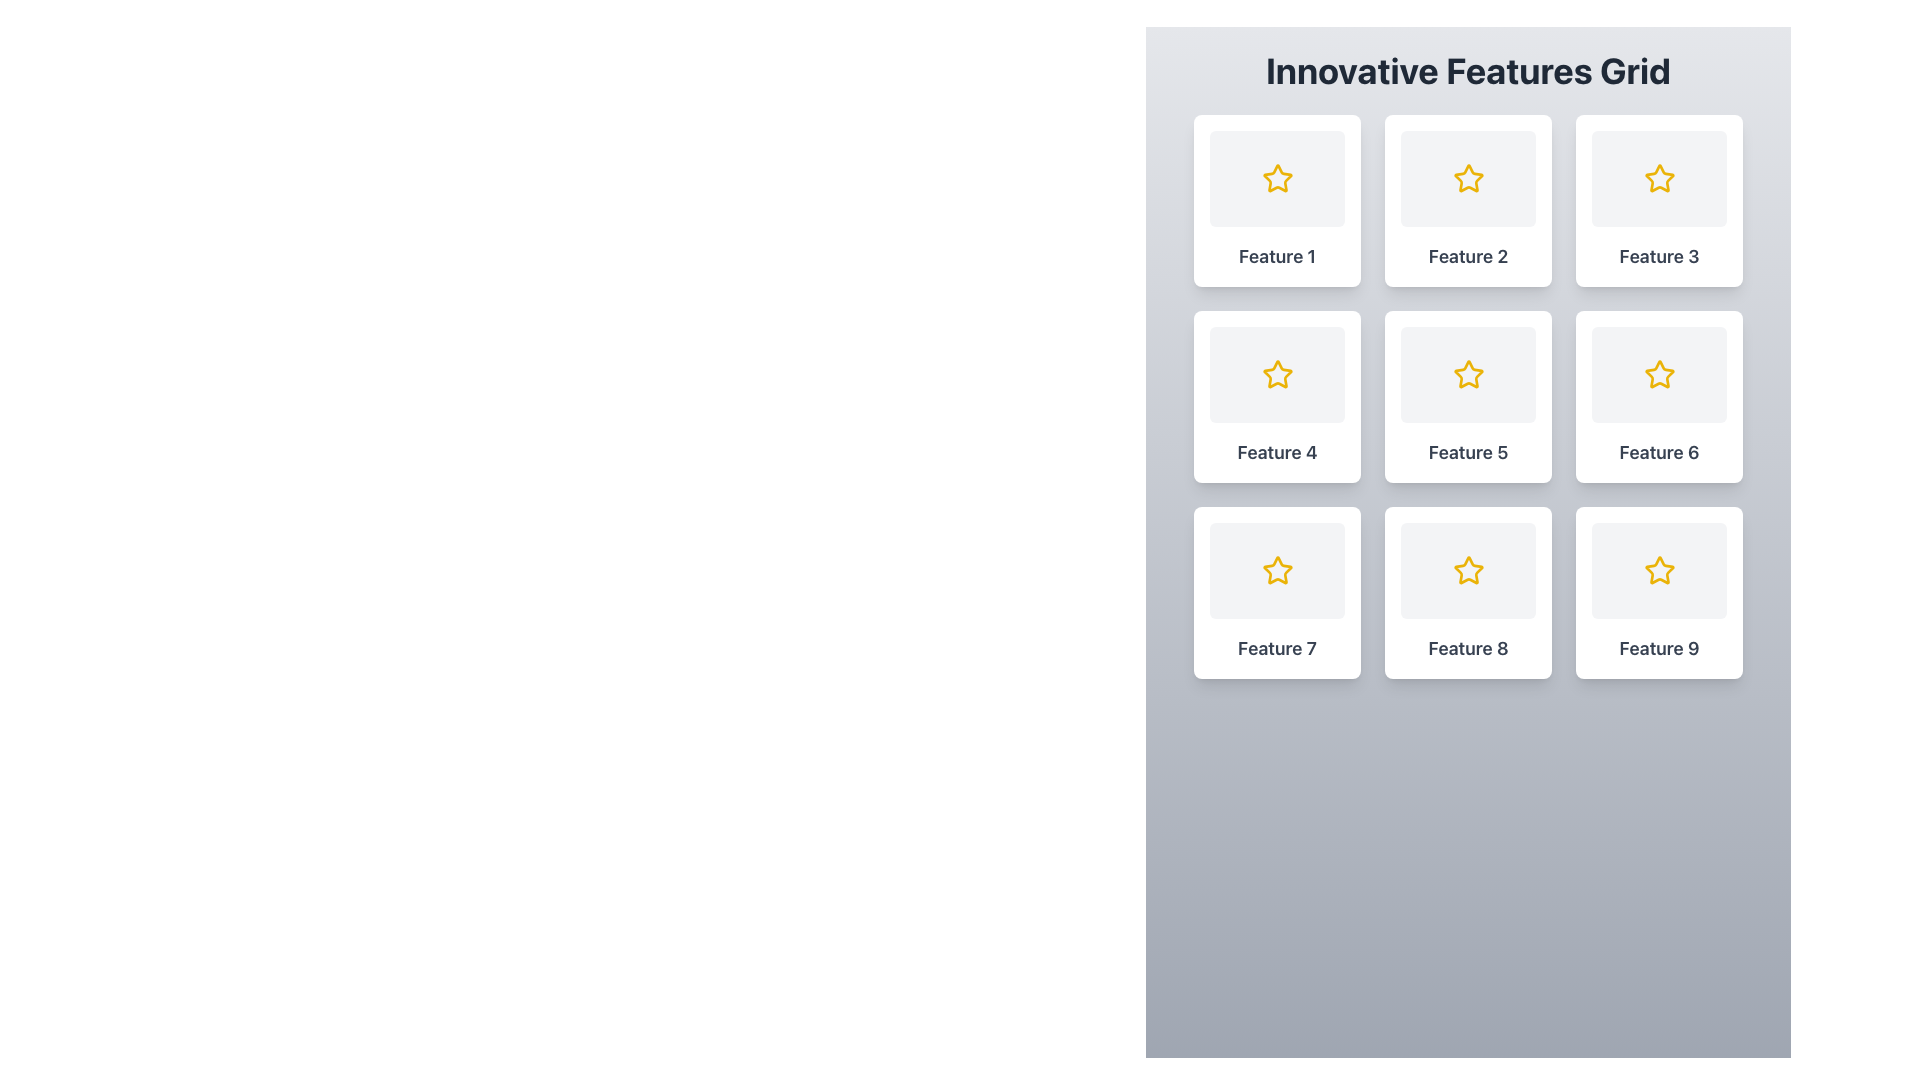 The height and width of the screenshot is (1080, 1920). Describe the element at coordinates (1468, 452) in the screenshot. I see `text label 'Feature 5' which is styled in bold with a large font size and gray color, located in the center of the second row of a 3x3 grid layout` at that location.